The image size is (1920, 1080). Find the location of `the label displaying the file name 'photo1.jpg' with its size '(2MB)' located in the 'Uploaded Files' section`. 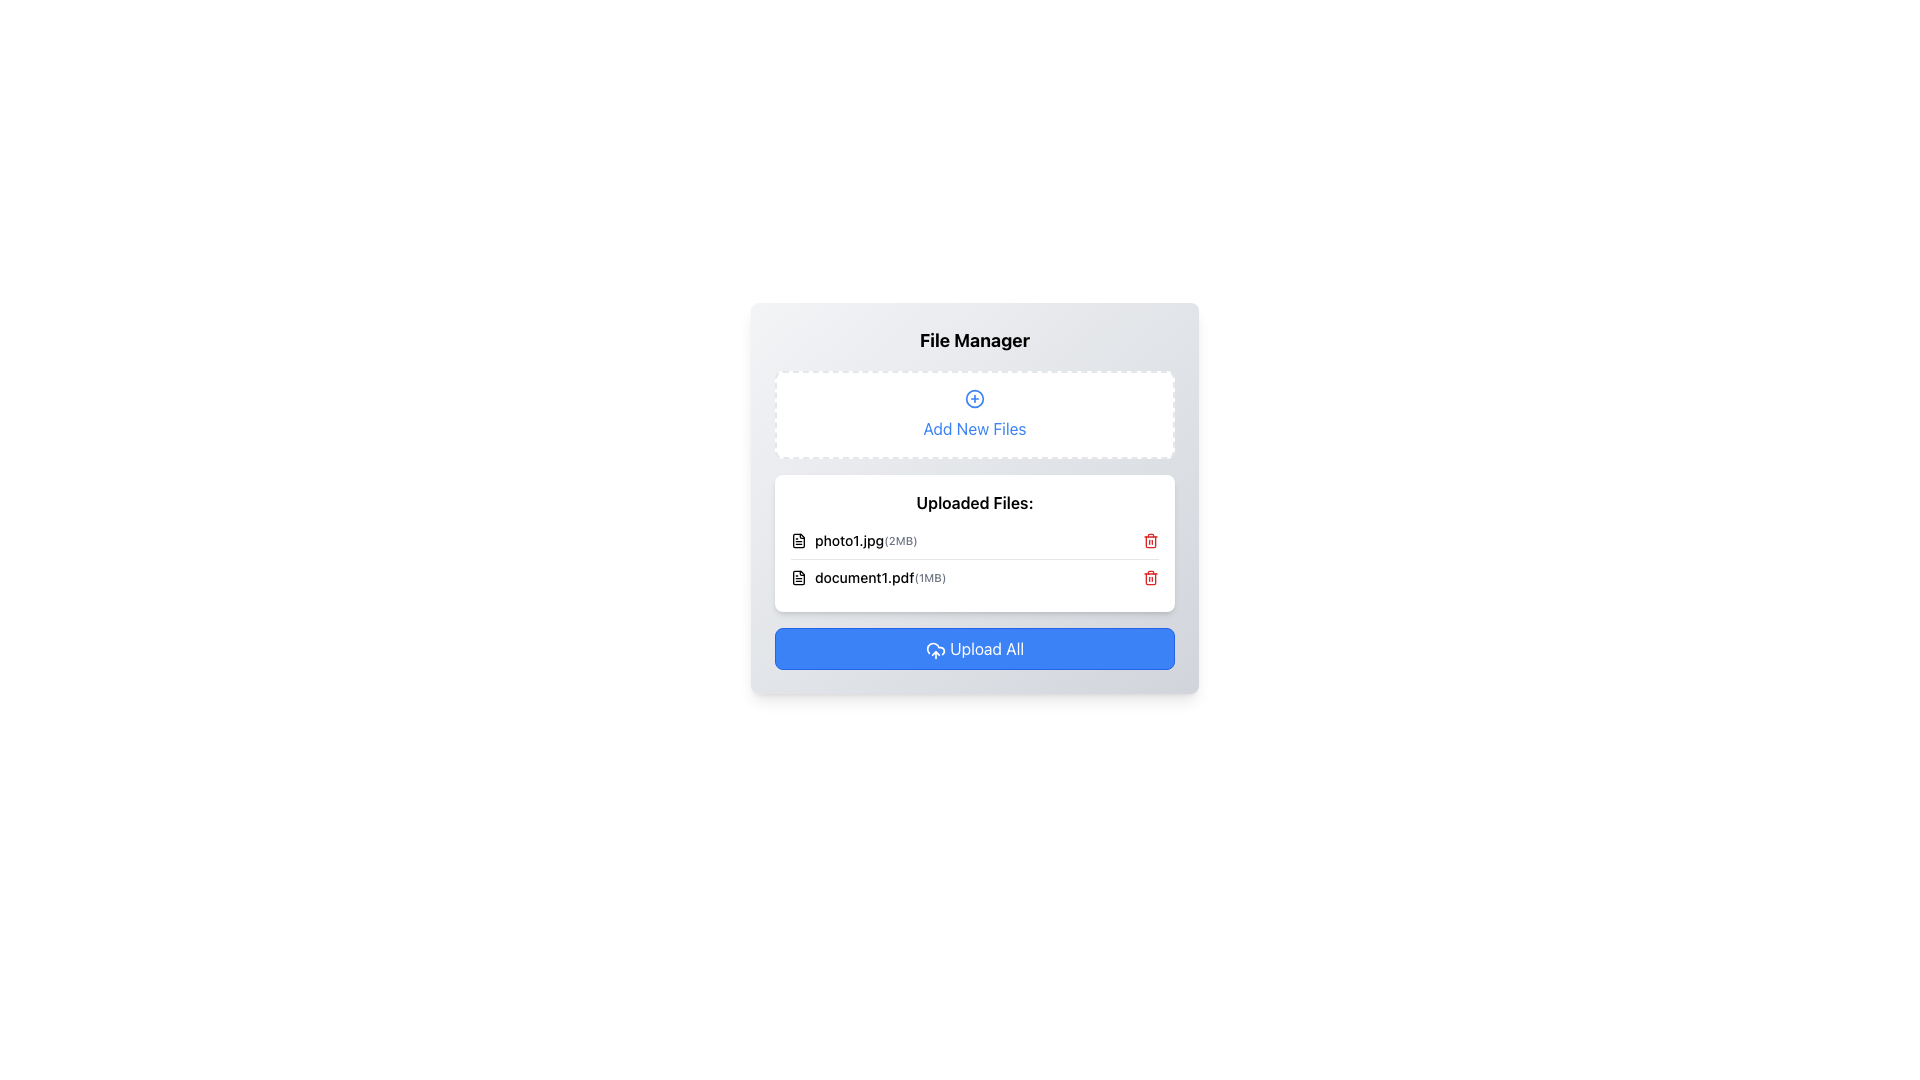

the label displaying the file name 'photo1.jpg' with its size '(2MB)' located in the 'Uploaded Files' section is located at coordinates (866, 540).